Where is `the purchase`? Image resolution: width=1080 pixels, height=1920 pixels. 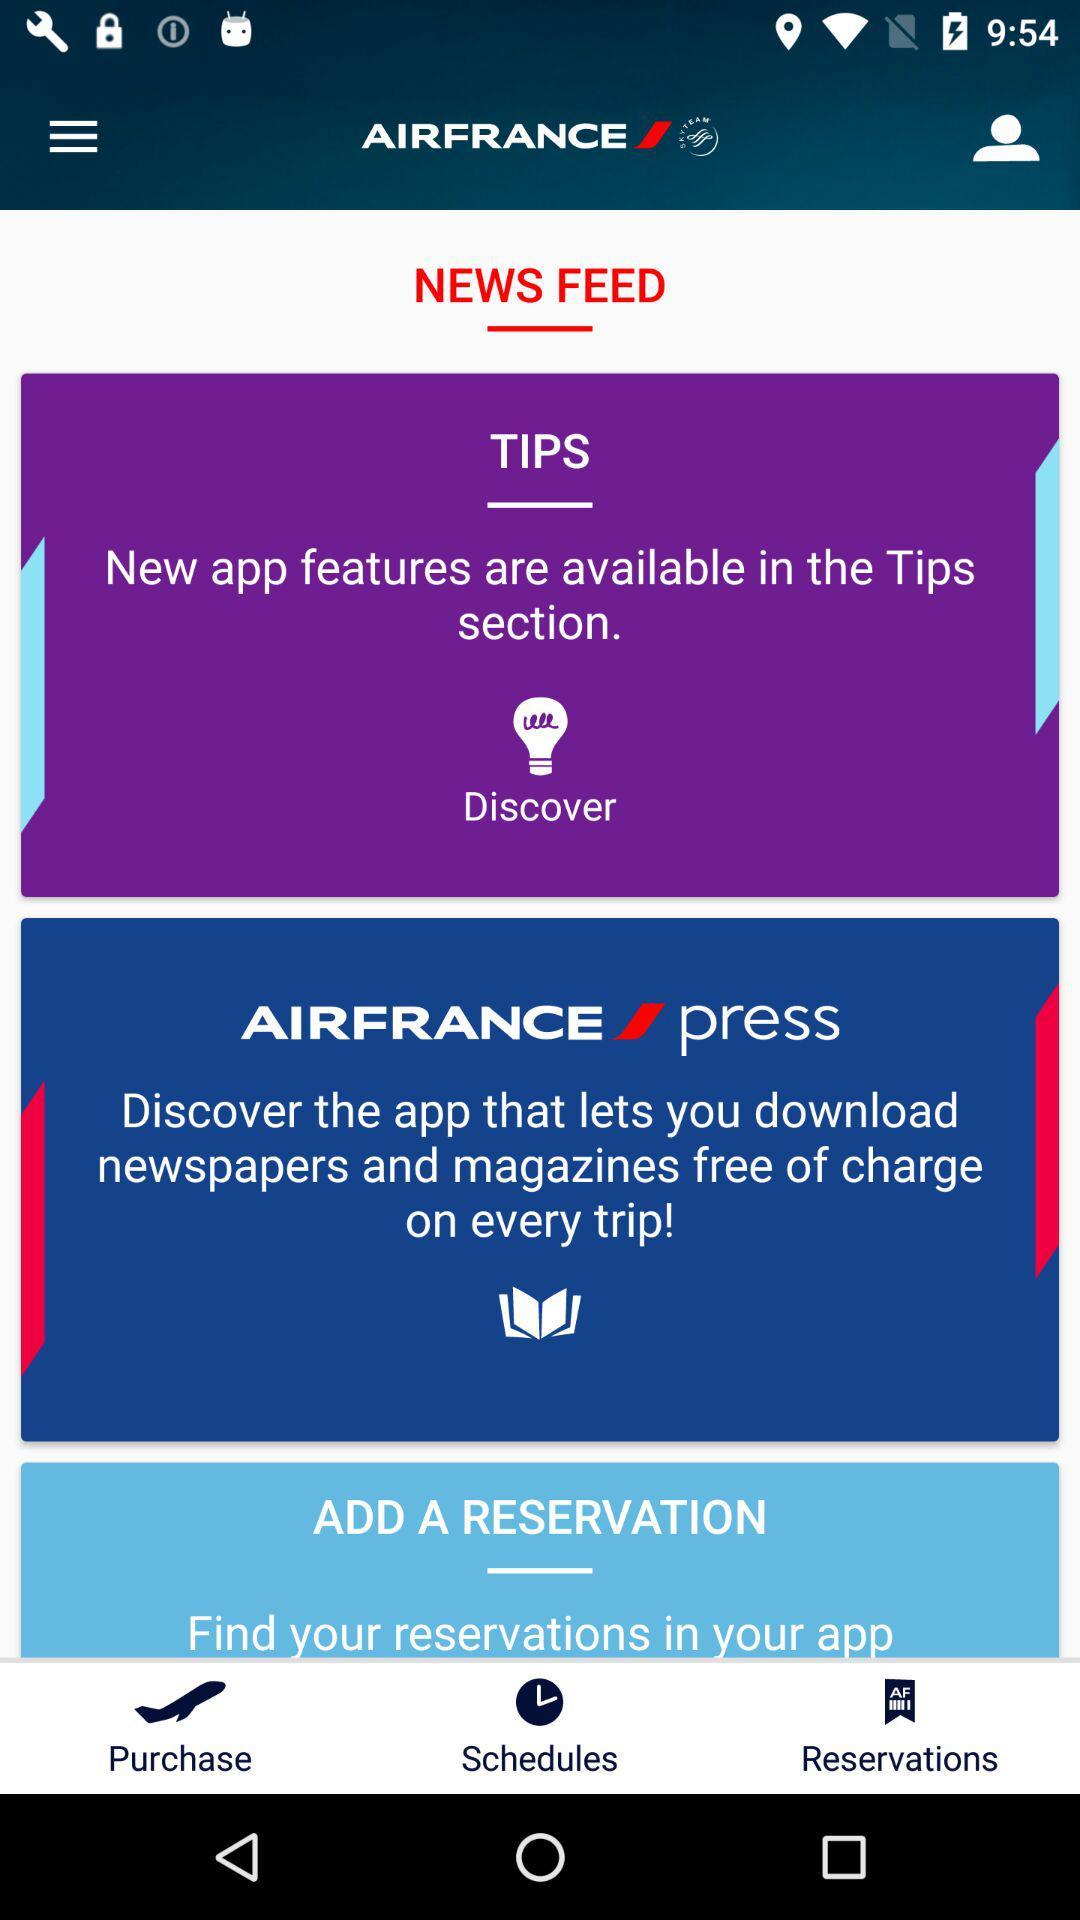
the purchase is located at coordinates (180, 1727).